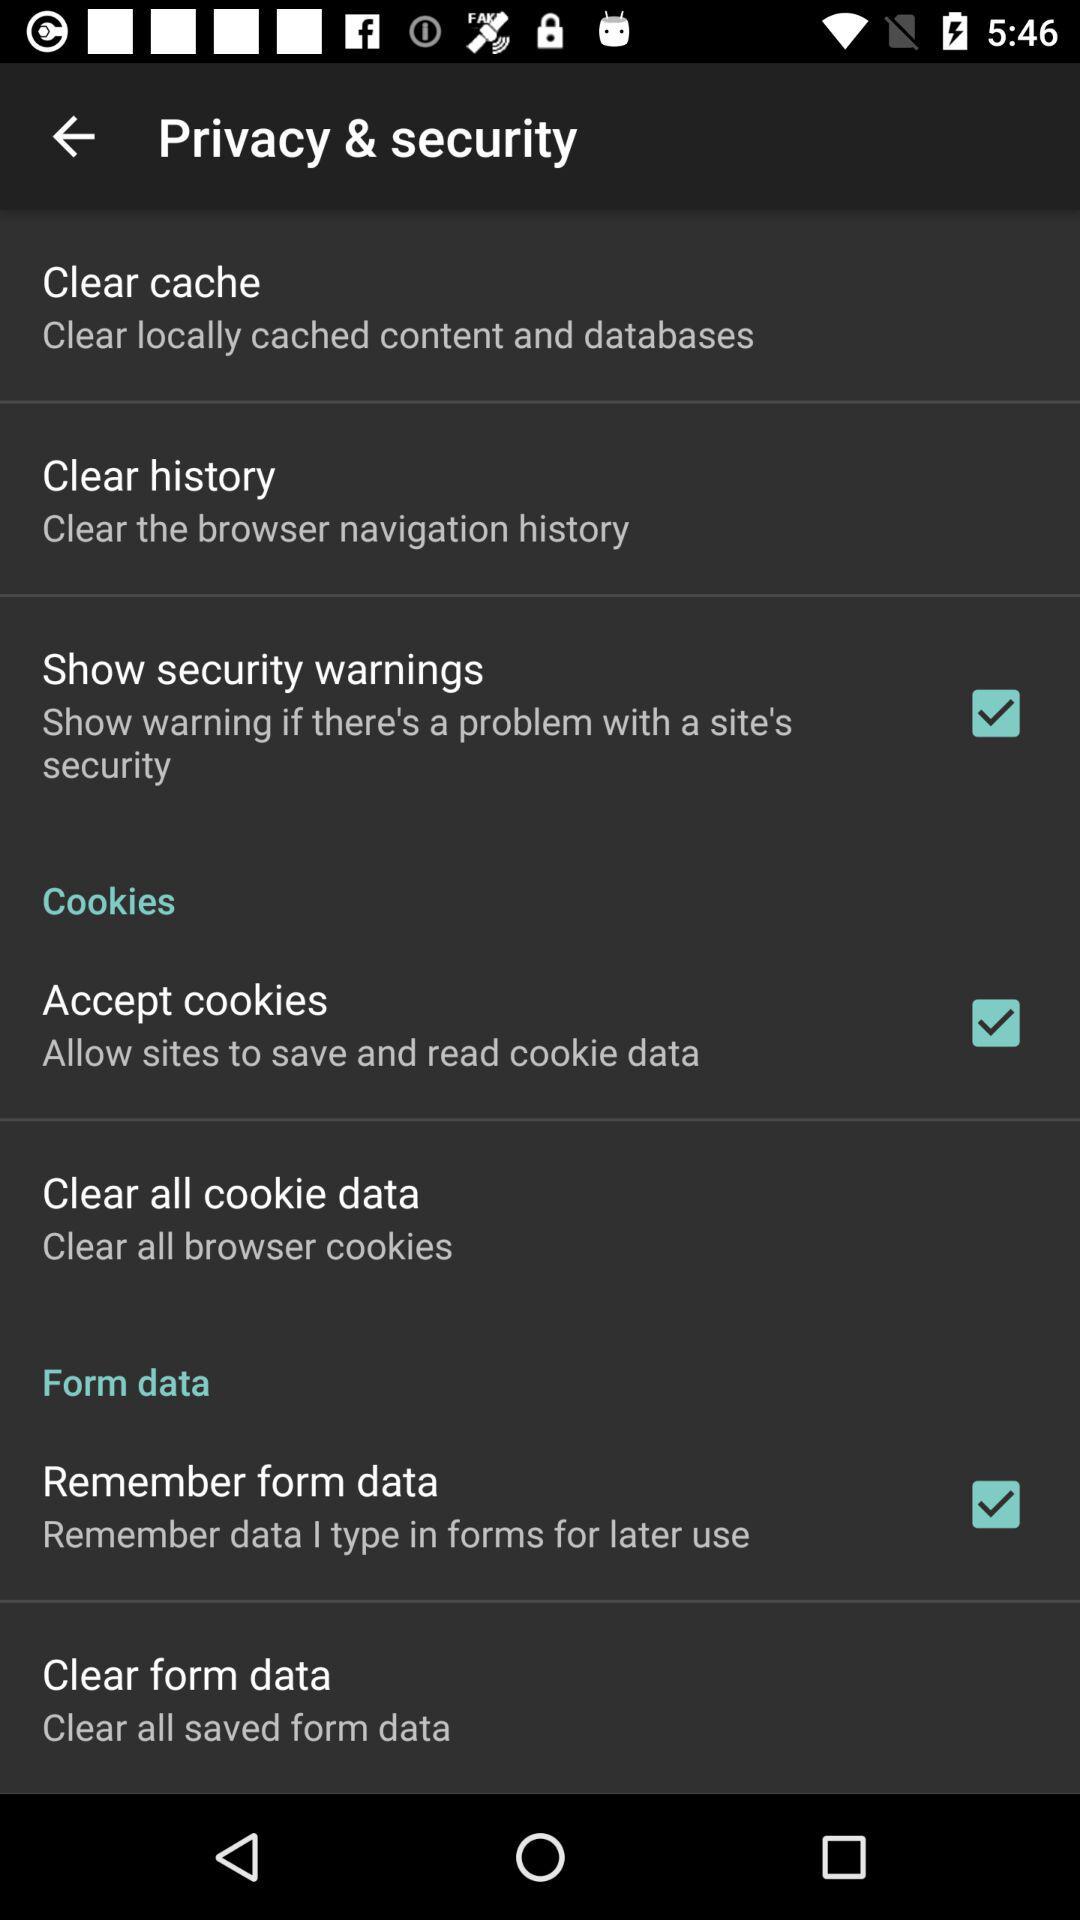 The image size is (1080, 1920). What do you see at coordinates (150, 279) in the screenshot?
I see `the icon above clear locally cached` at bounding box center [150, 279].